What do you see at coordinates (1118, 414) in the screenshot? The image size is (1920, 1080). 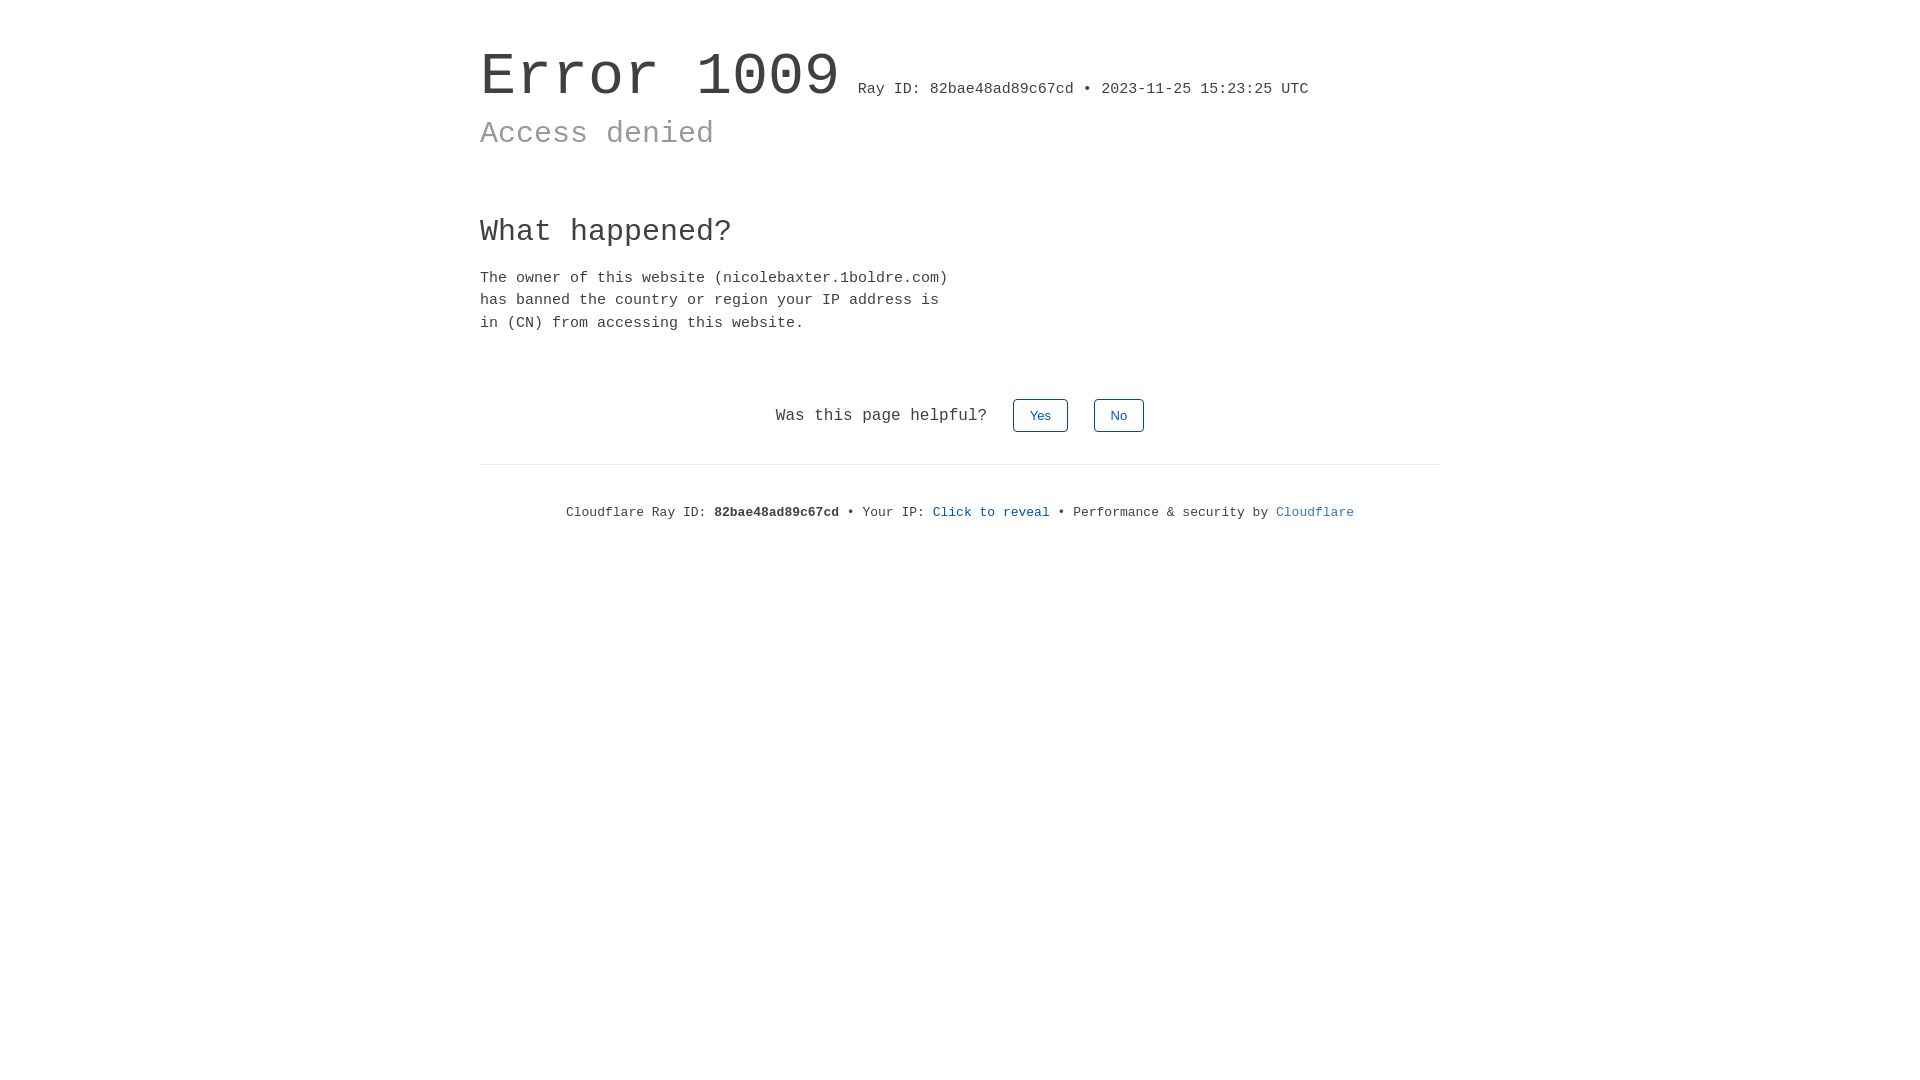 I see `'No'` at bounding box center [1118, 414].